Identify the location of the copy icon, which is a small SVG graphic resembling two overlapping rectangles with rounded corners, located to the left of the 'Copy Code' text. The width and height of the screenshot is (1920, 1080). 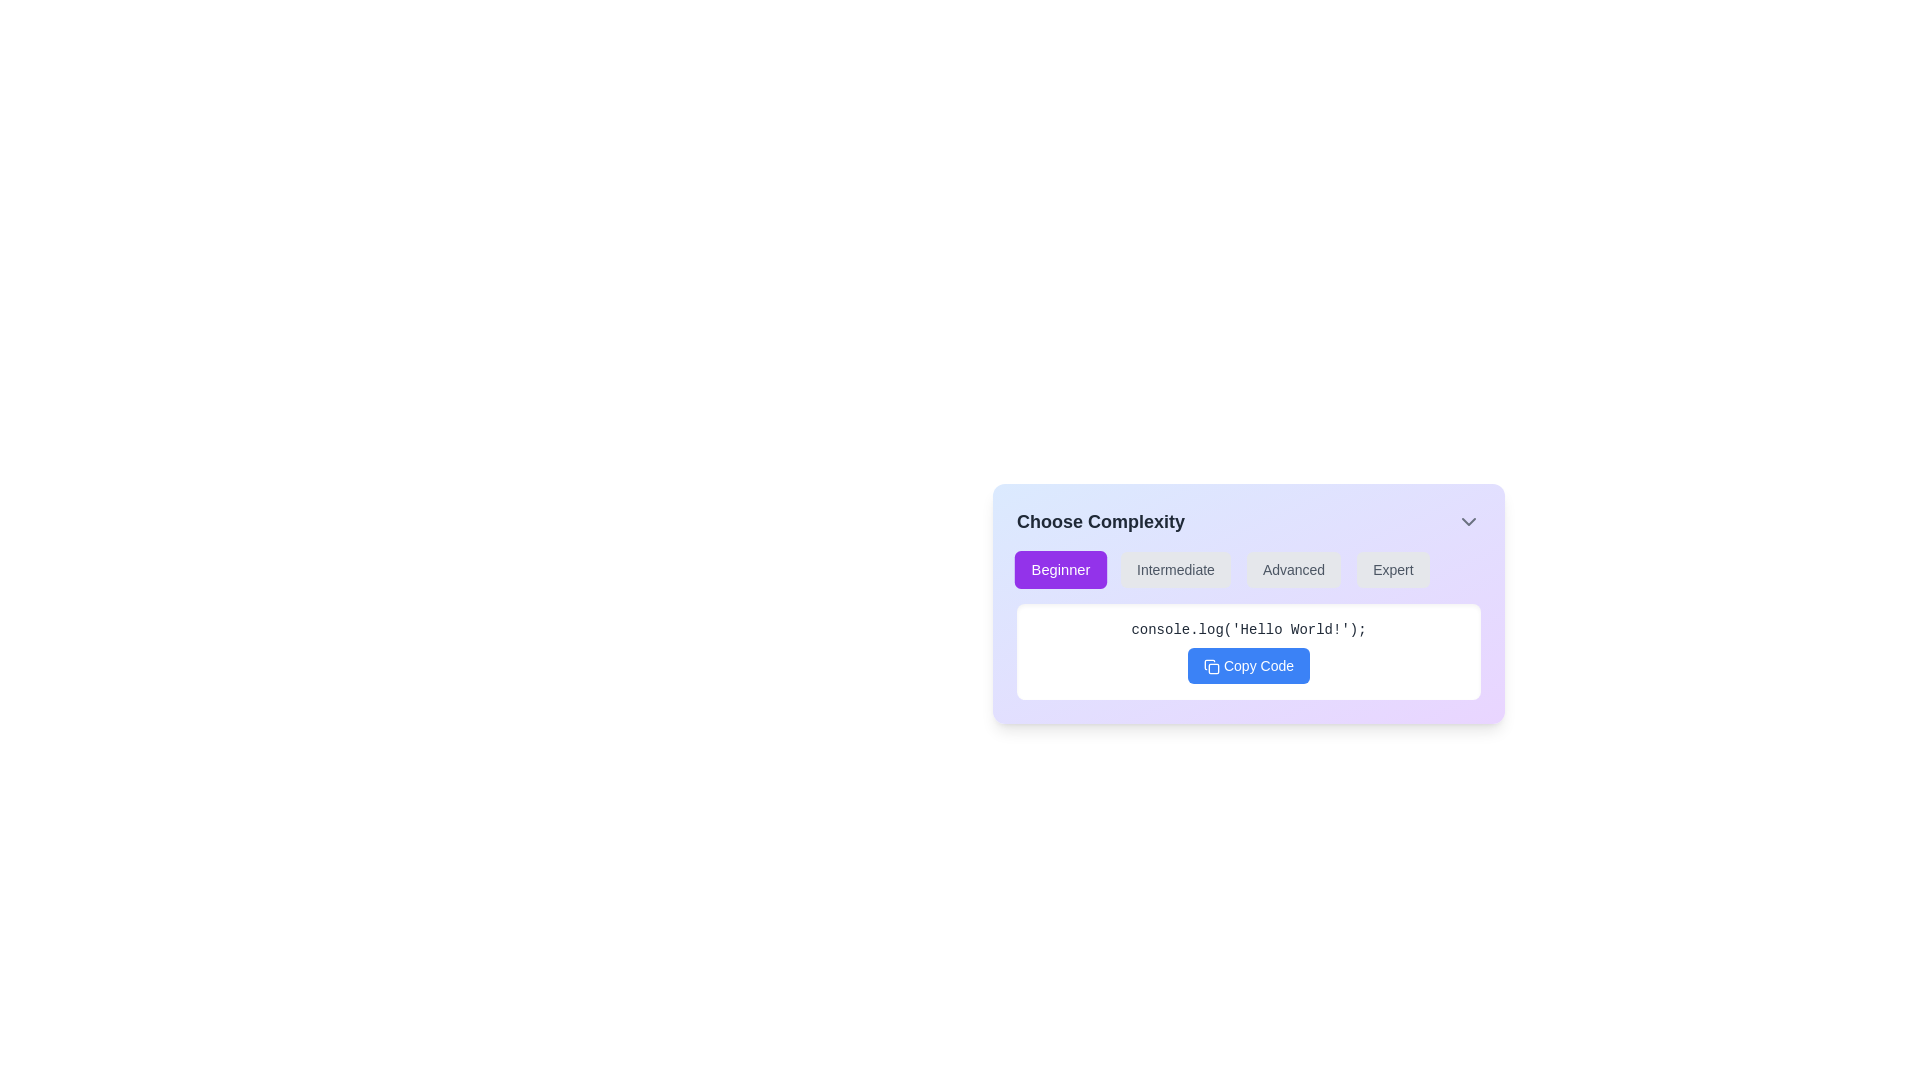
(1210, 667).